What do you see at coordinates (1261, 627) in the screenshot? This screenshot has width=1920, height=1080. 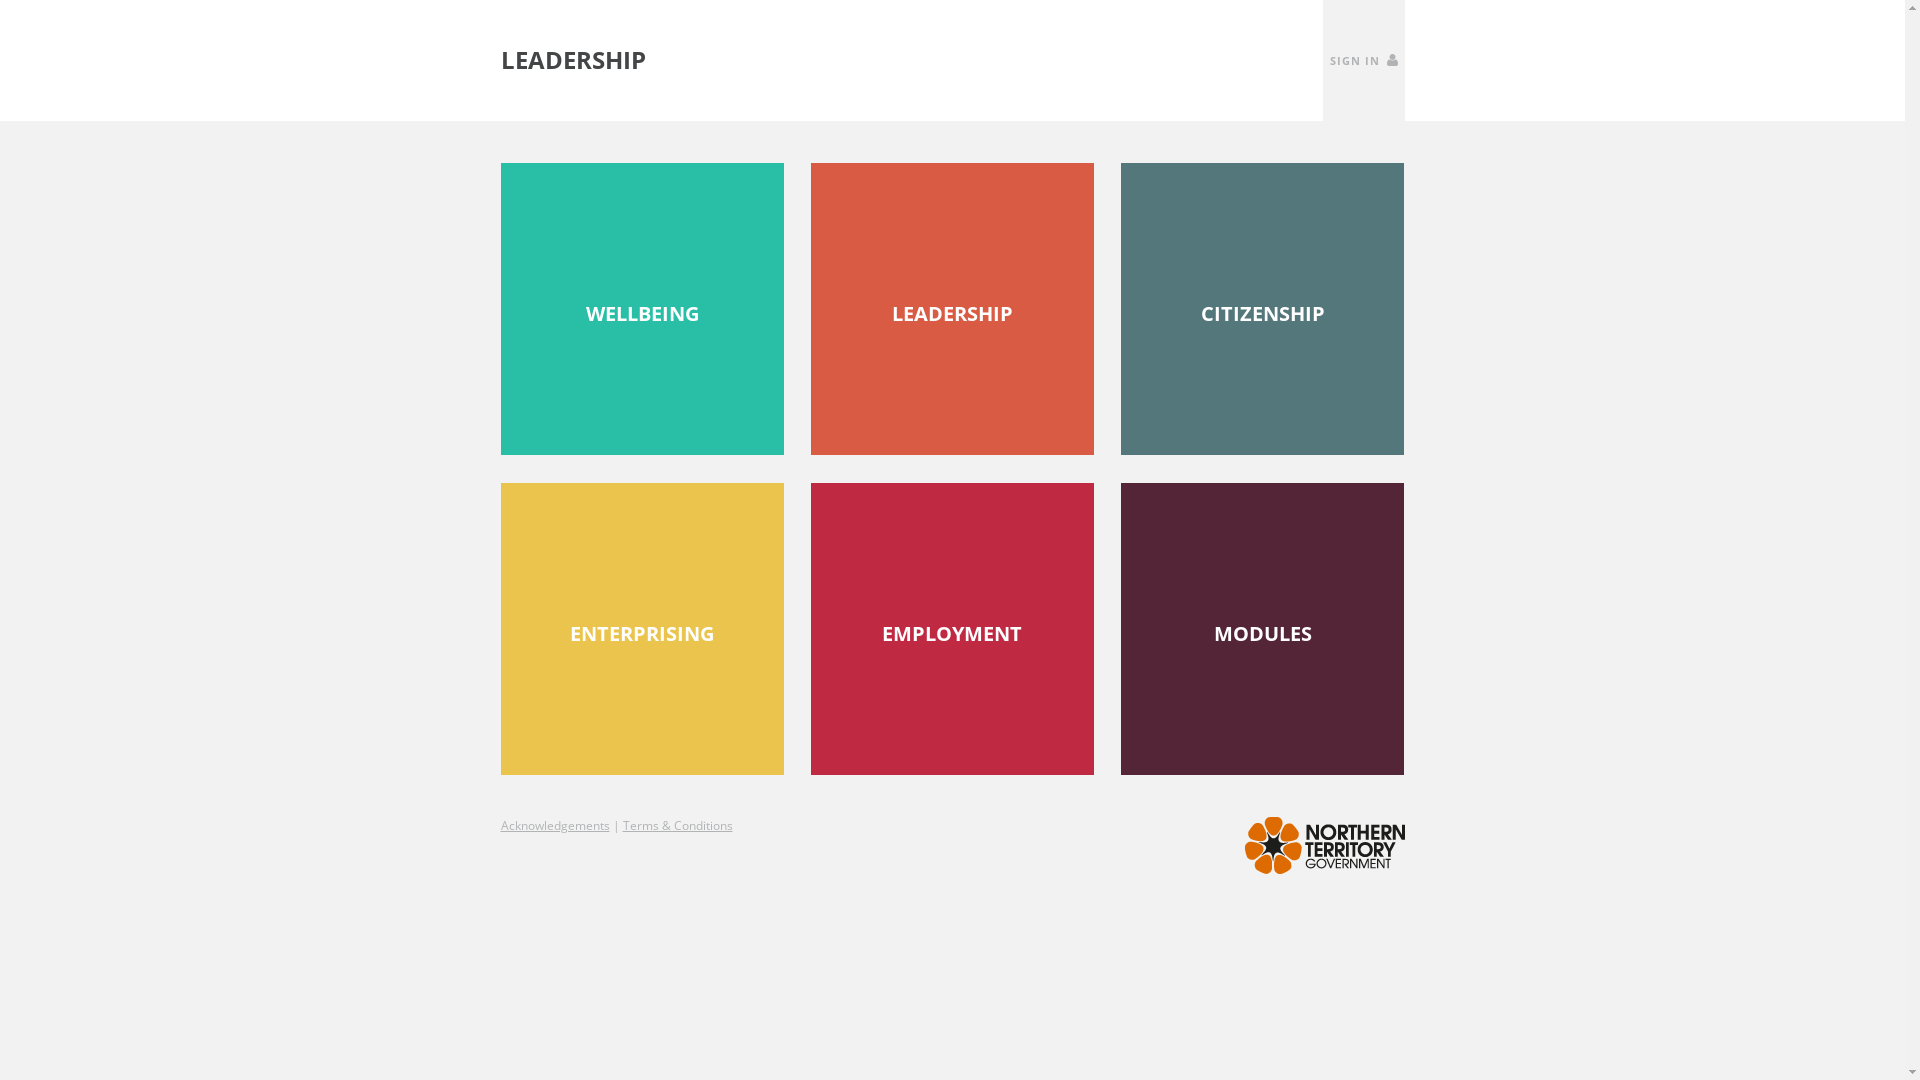 I see `'MODULES'` at bounding box center [1261, 627].